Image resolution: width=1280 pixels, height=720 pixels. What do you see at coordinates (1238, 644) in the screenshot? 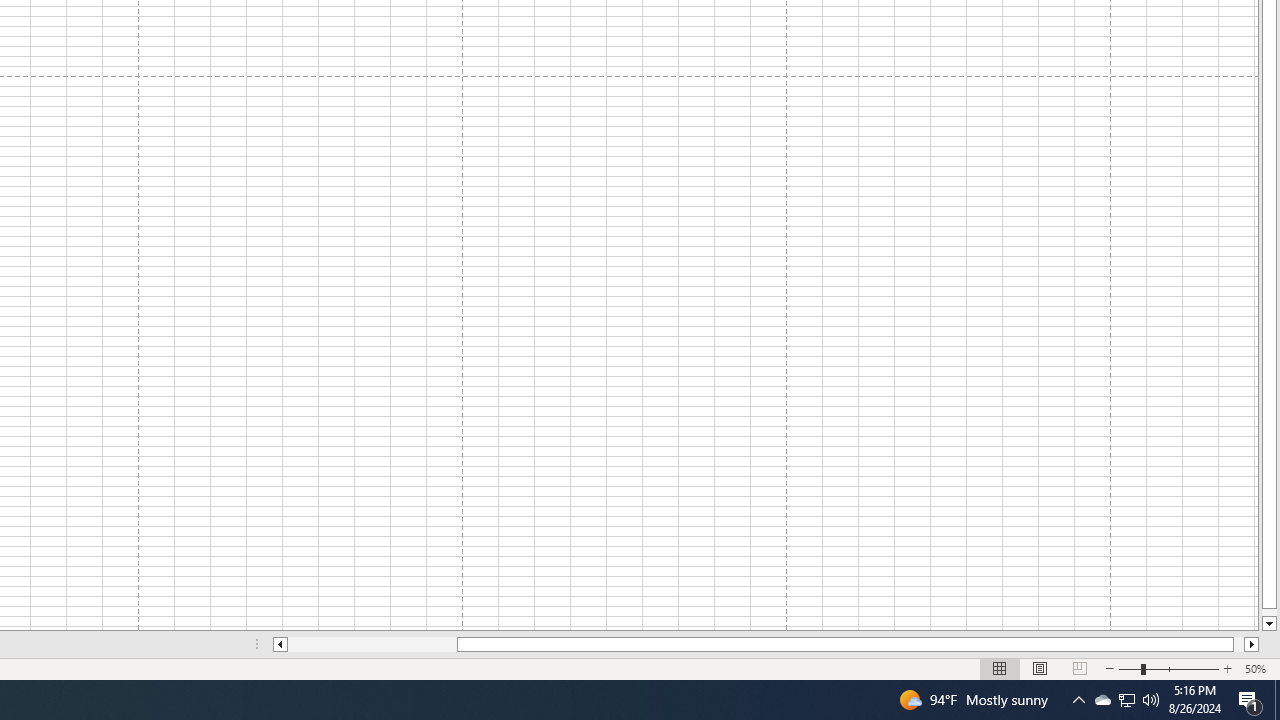
I see `'Page right'` at bounding box center [1238, 644].